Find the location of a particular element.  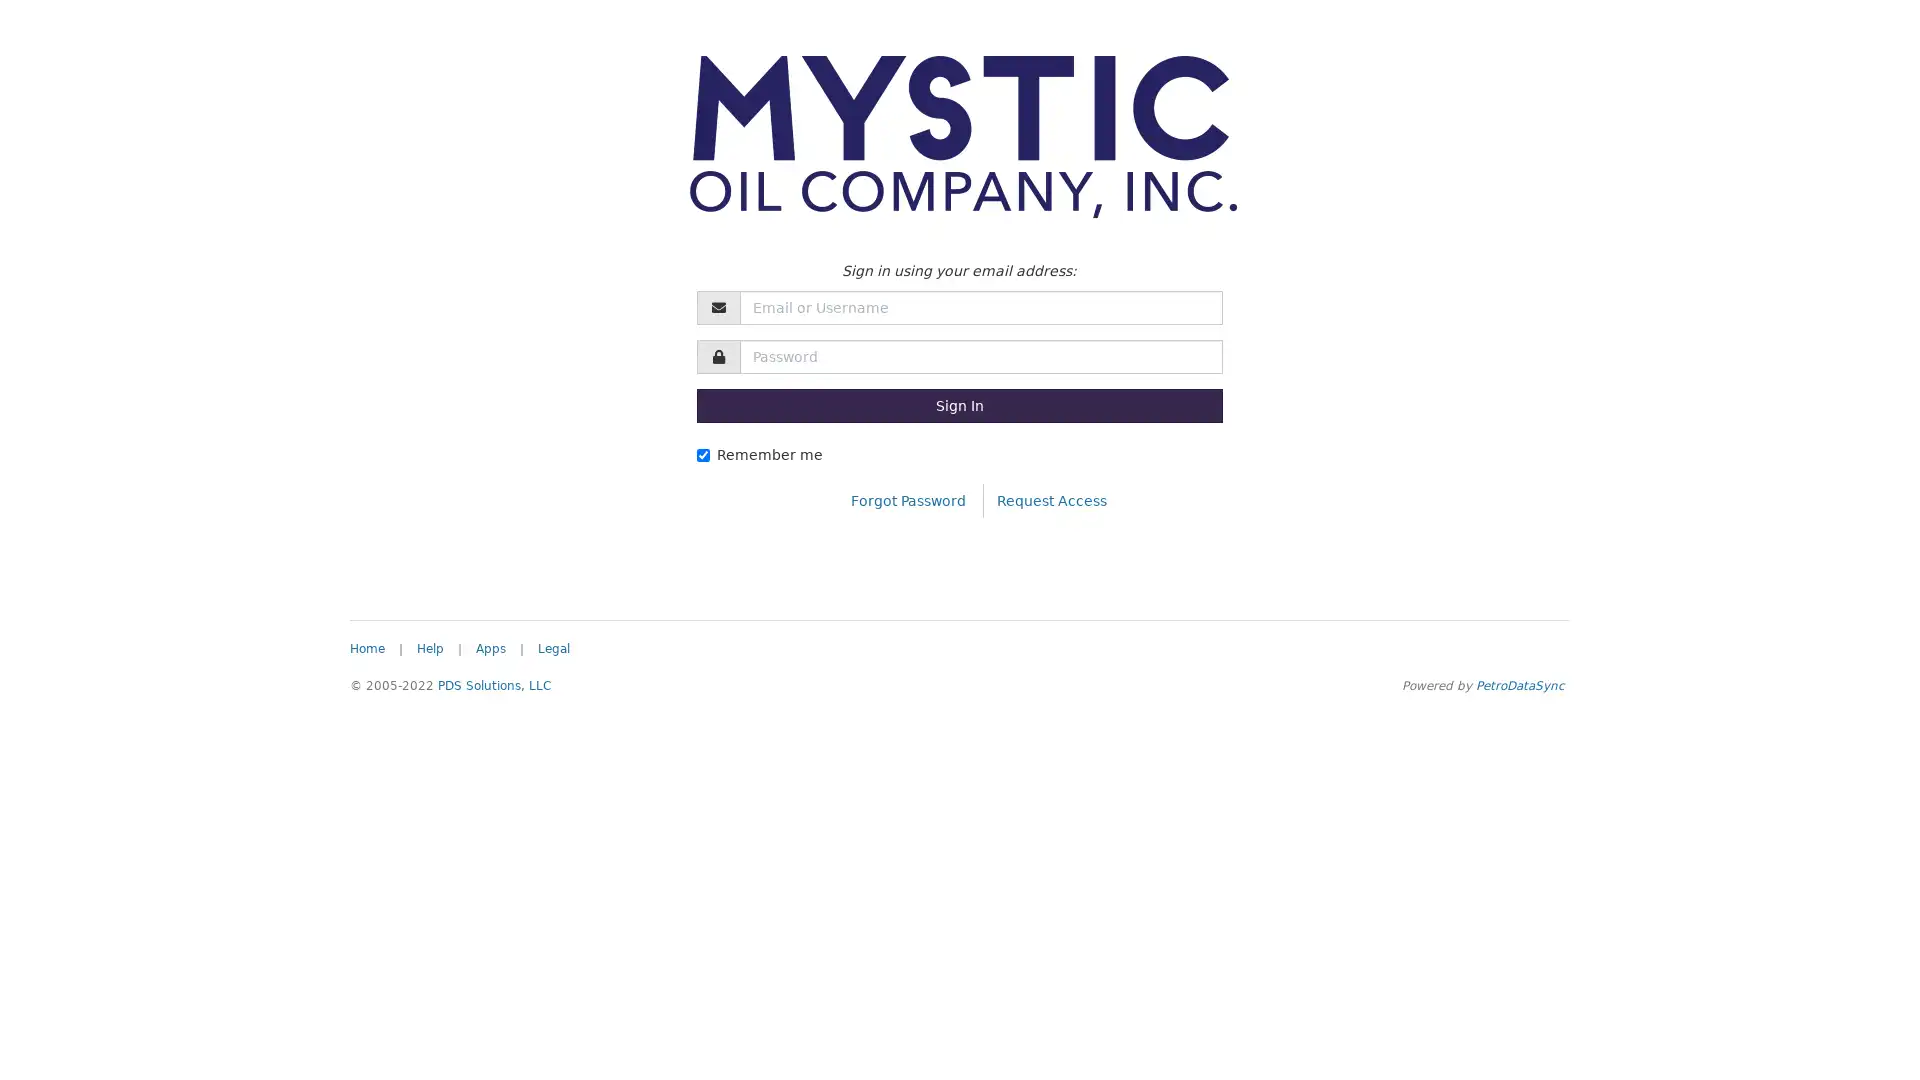

Forgot Password is located at coordinates (907, 499).